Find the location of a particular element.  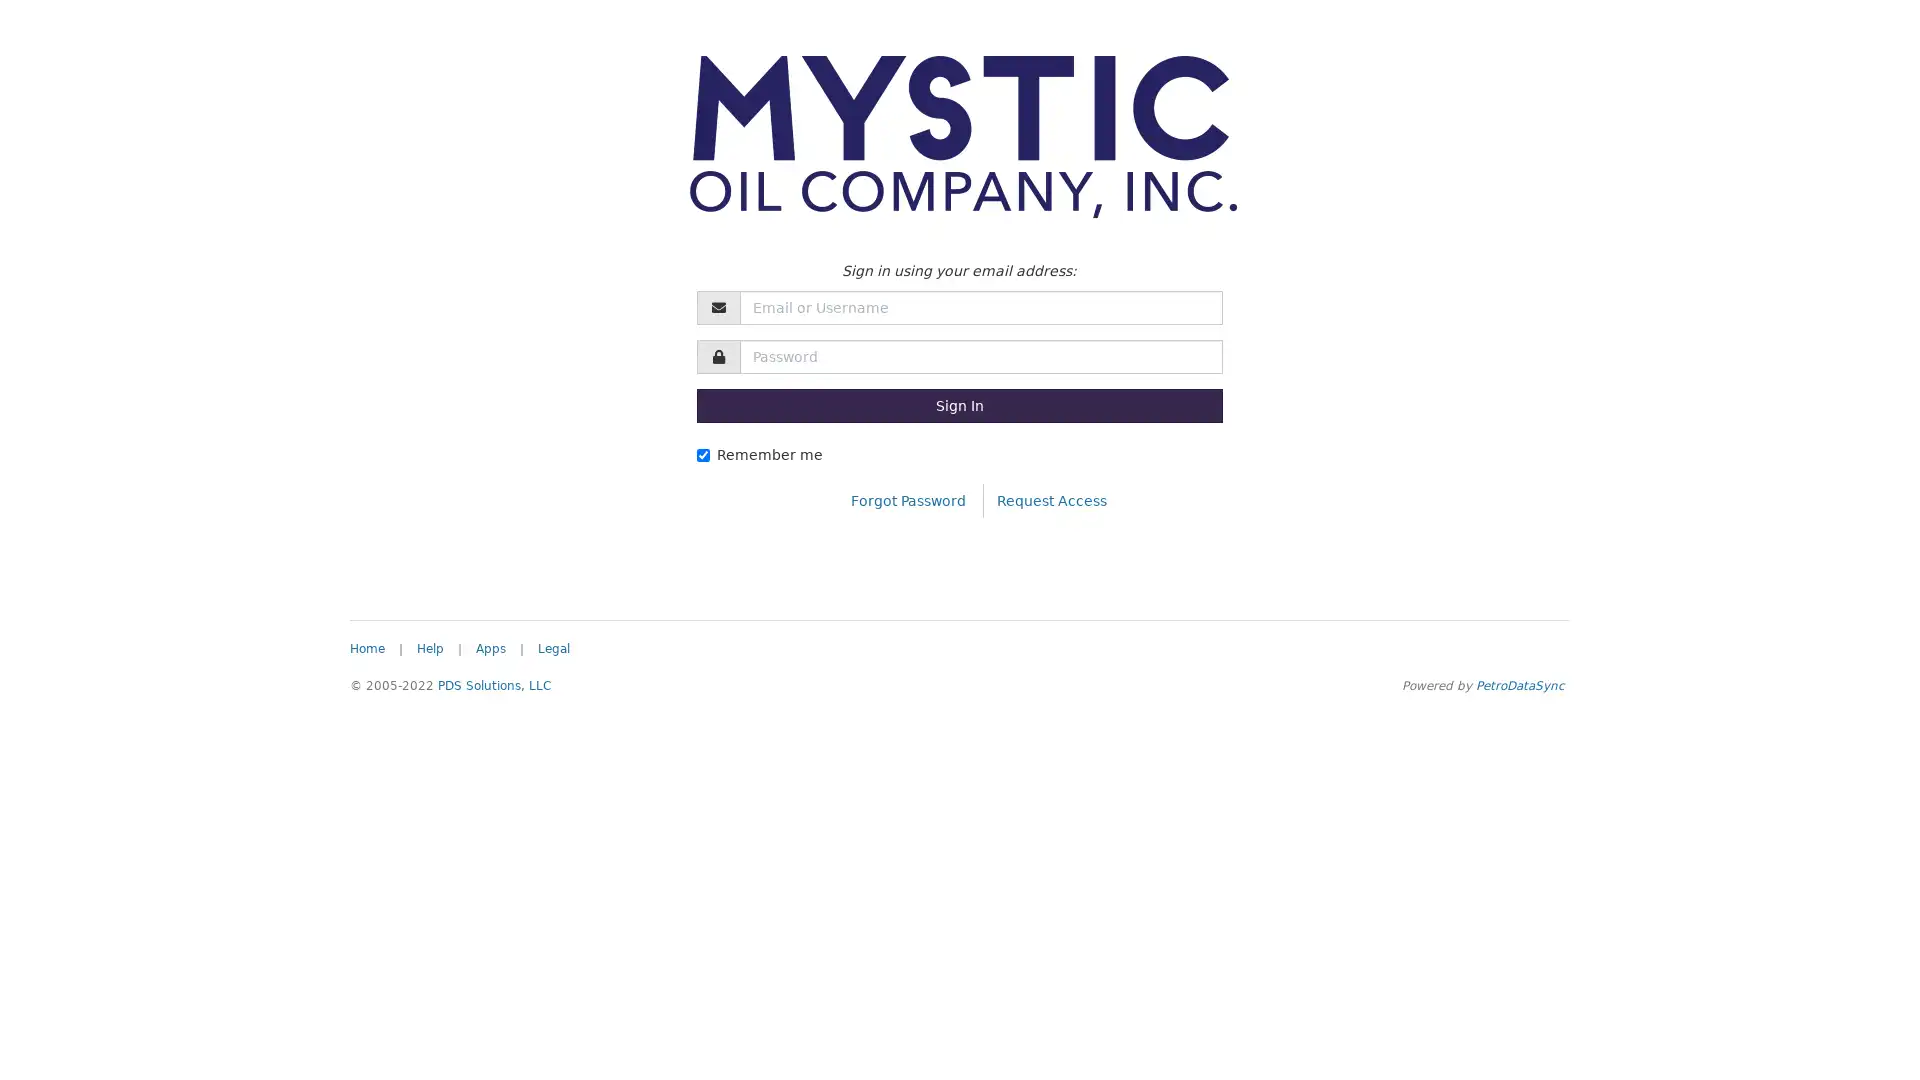

Forgot Password is located at coordinates (907, 499).